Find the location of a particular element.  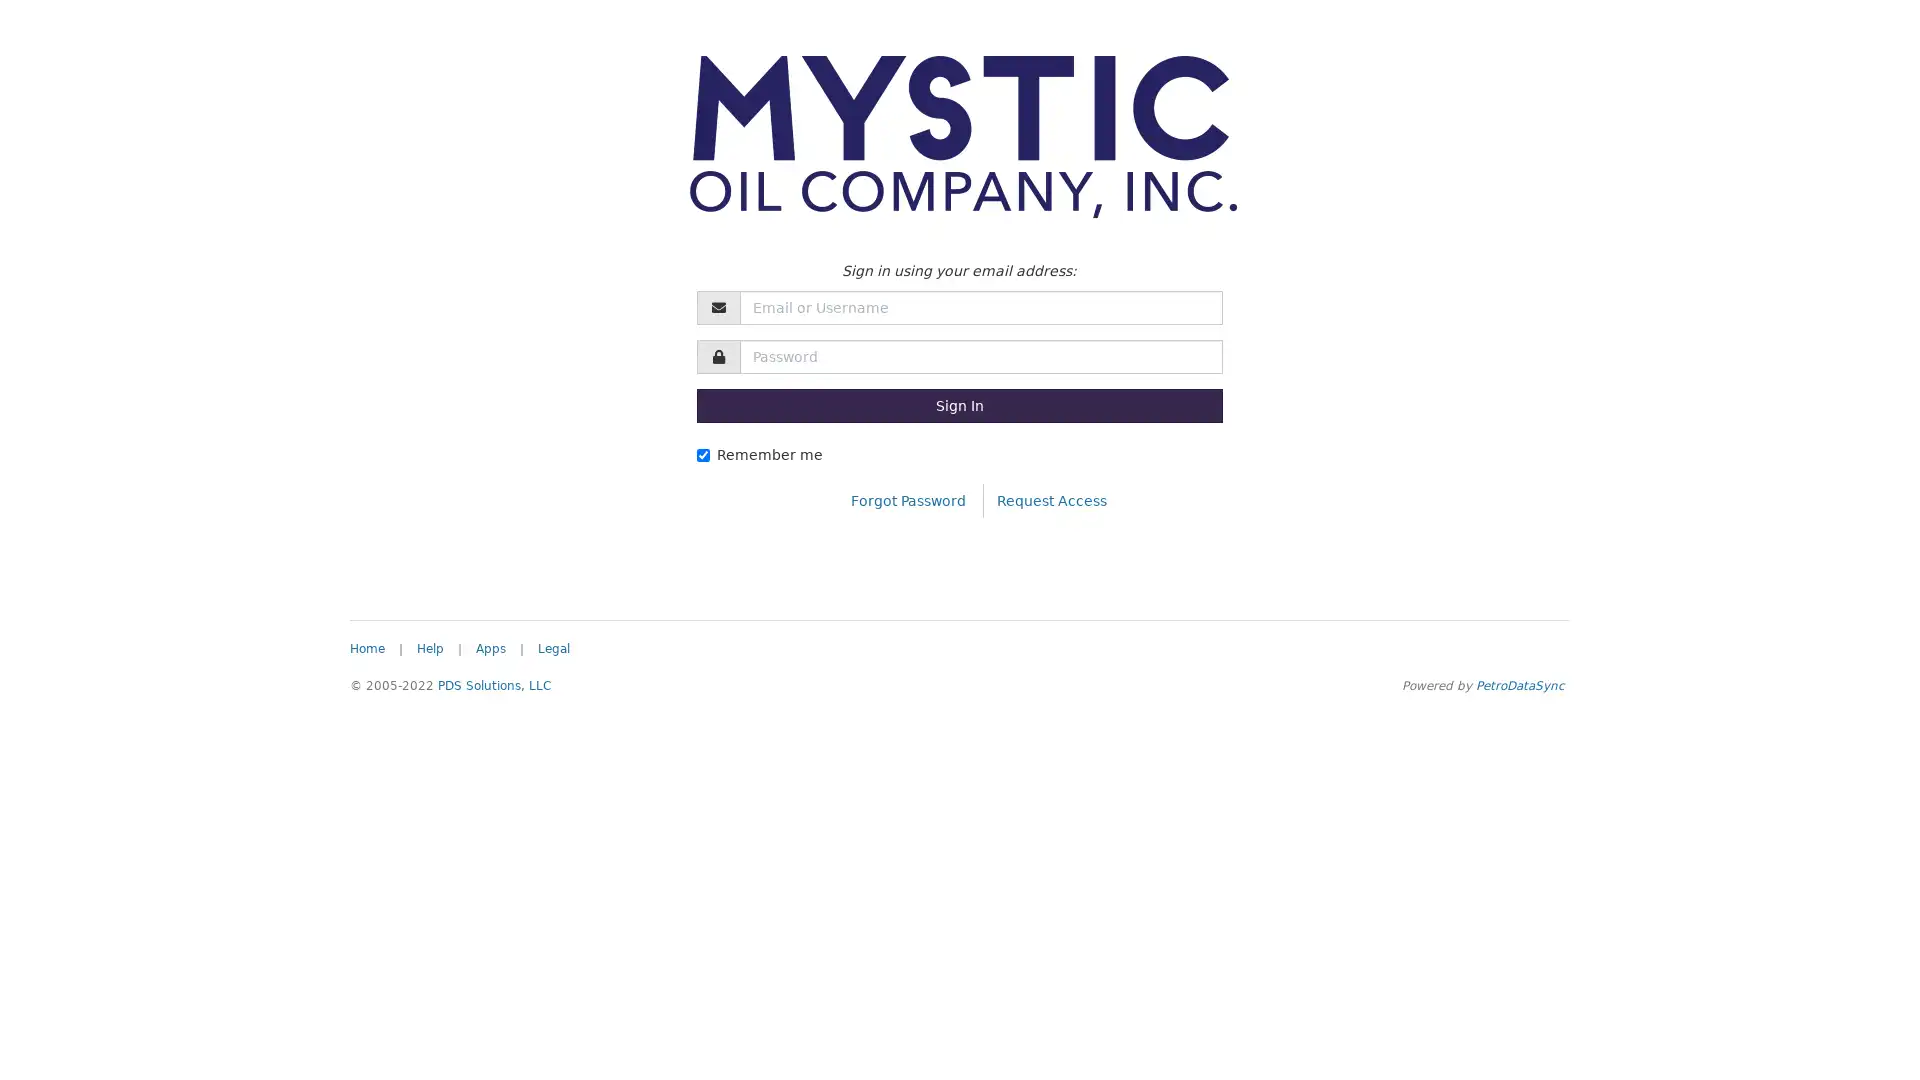

Forgot Password is located at coordinates (907, 499).